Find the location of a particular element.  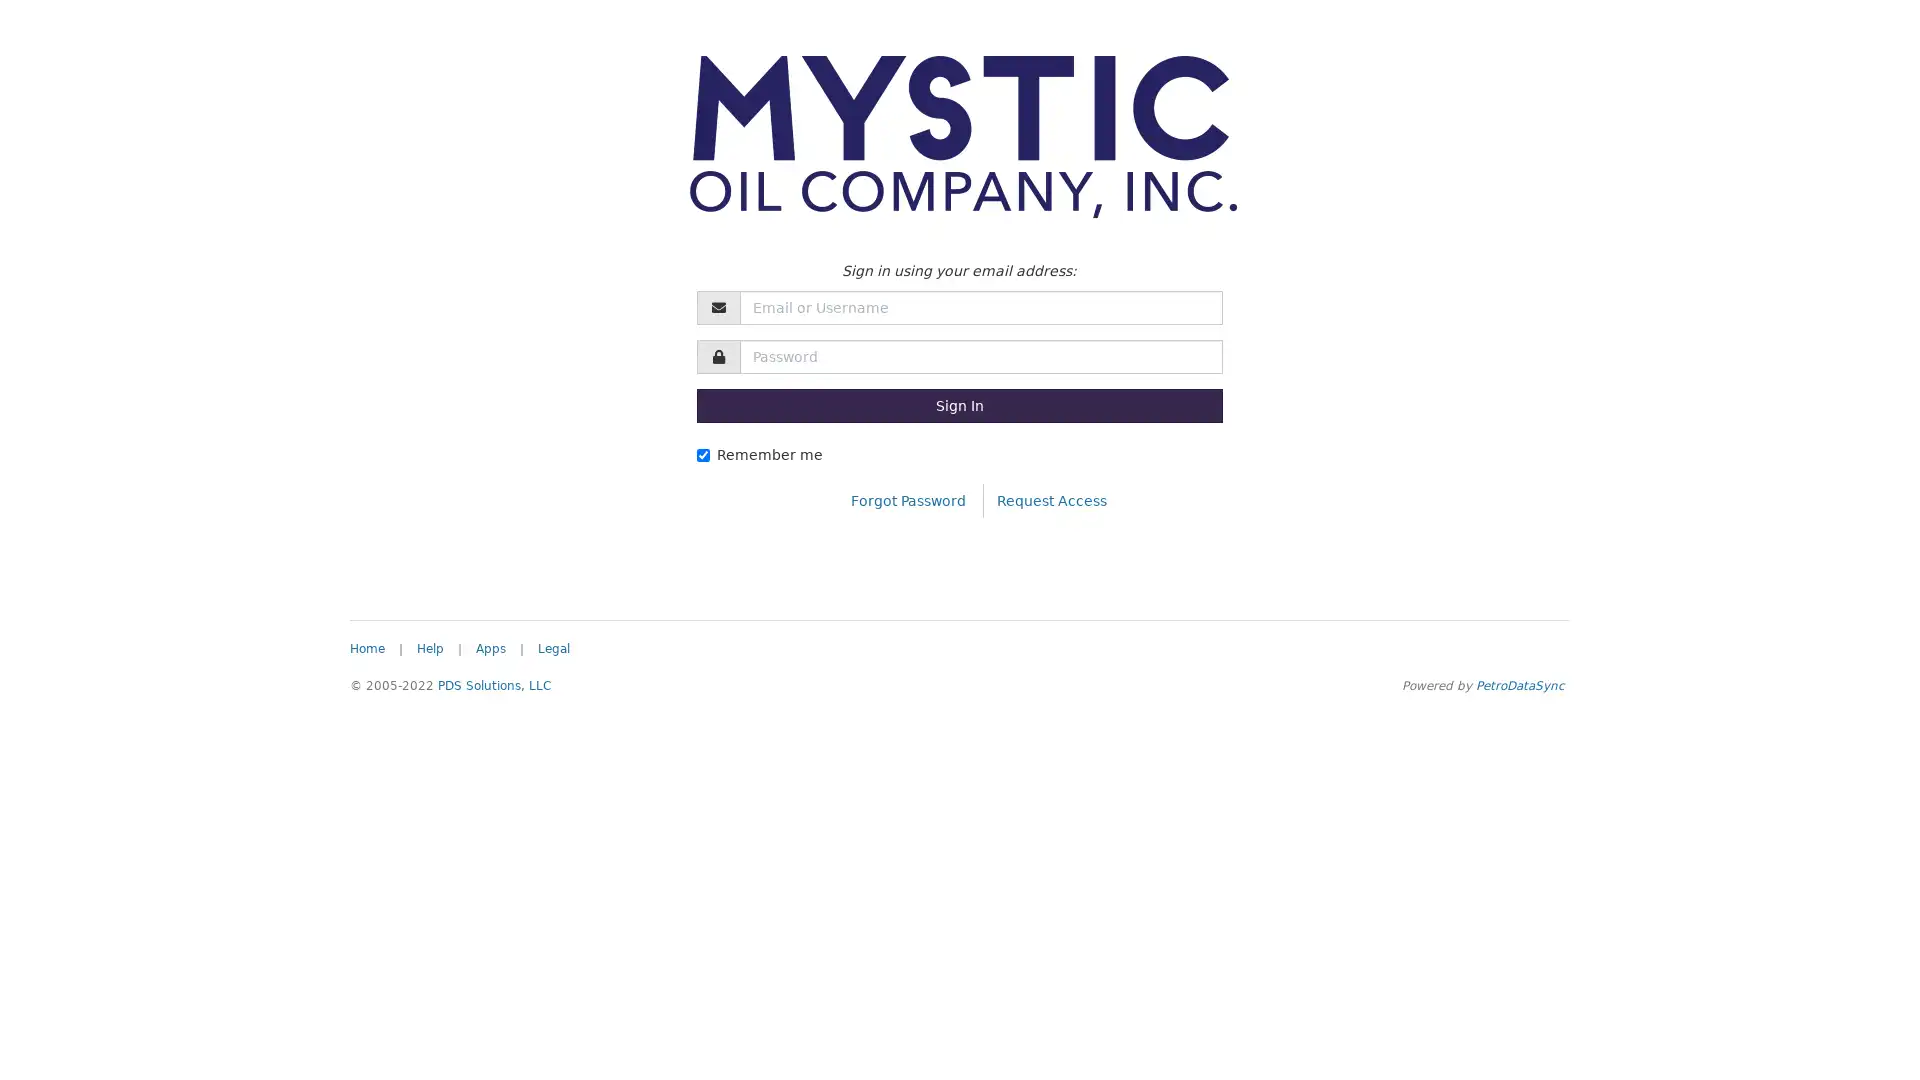

Forgot Password is located at coordinates (907, 499).